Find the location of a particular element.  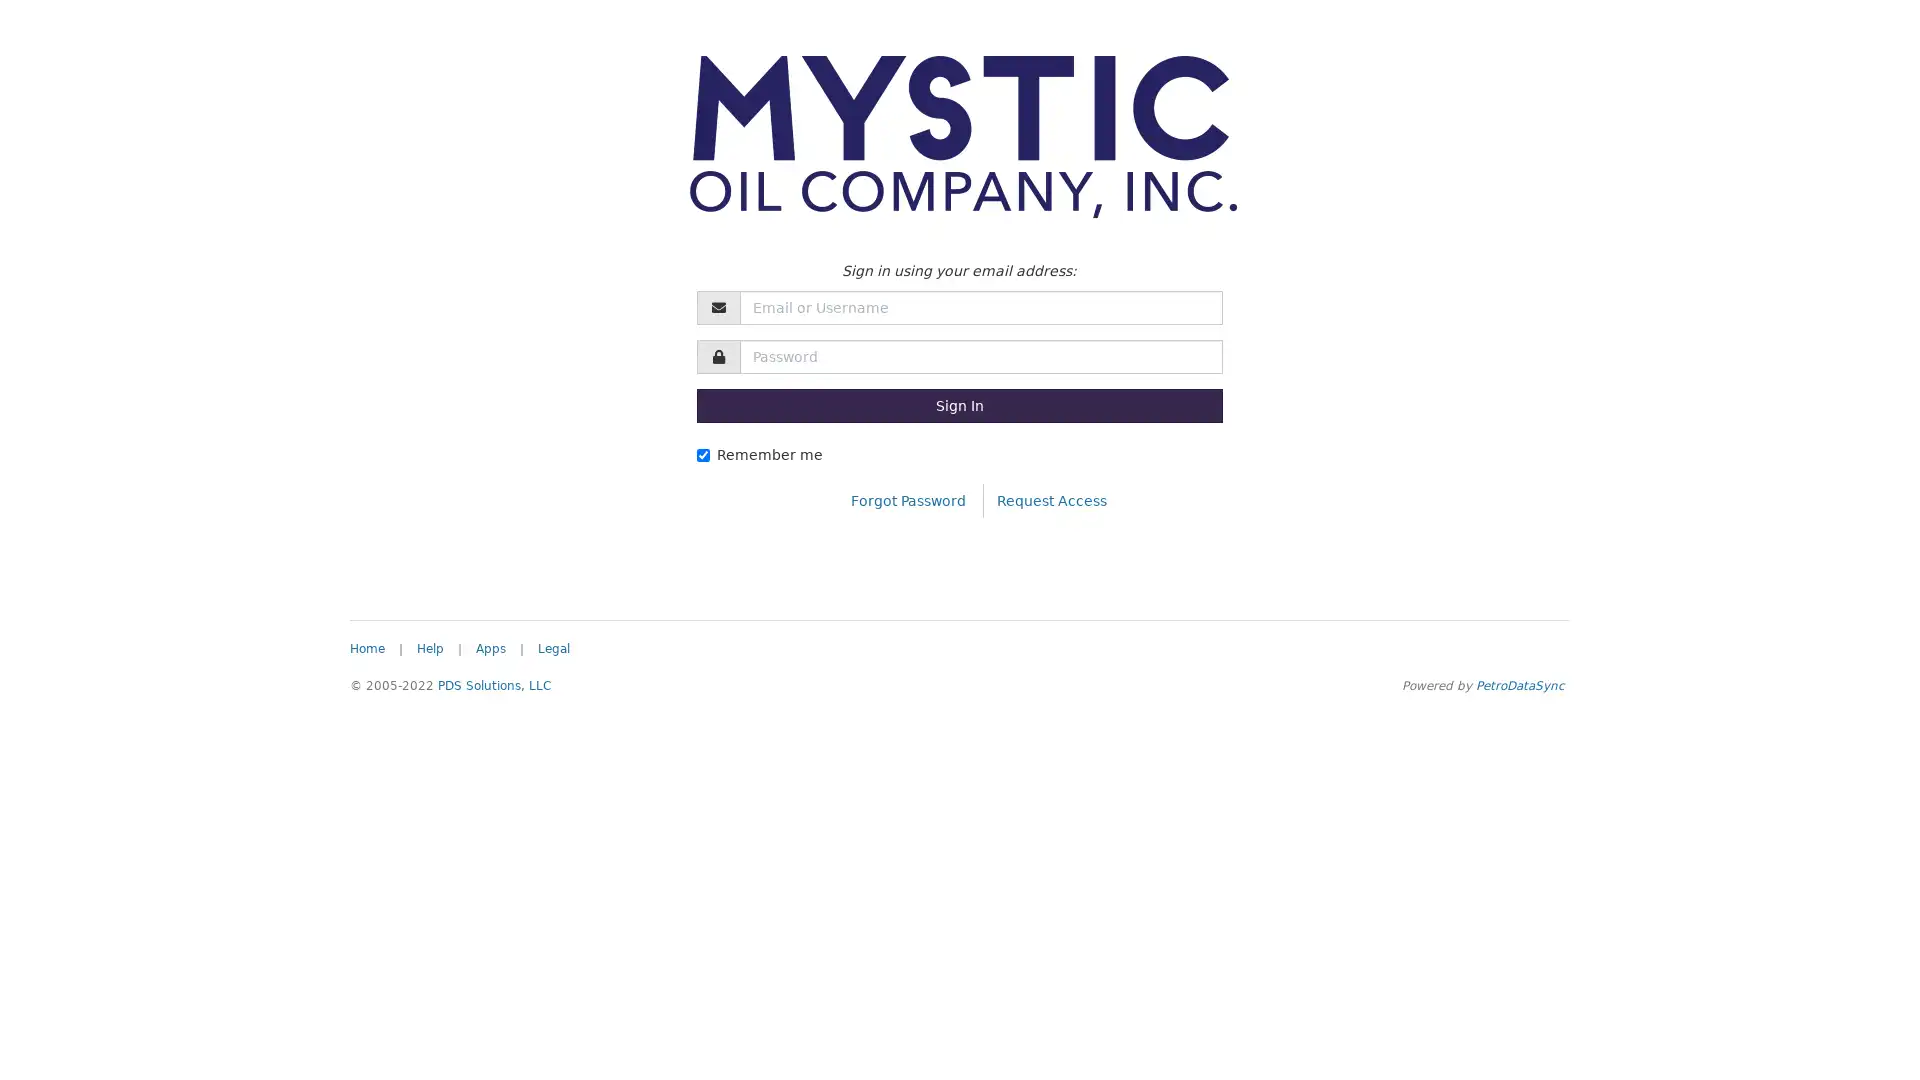

Forgot Password is located at coordinates (907, 499).